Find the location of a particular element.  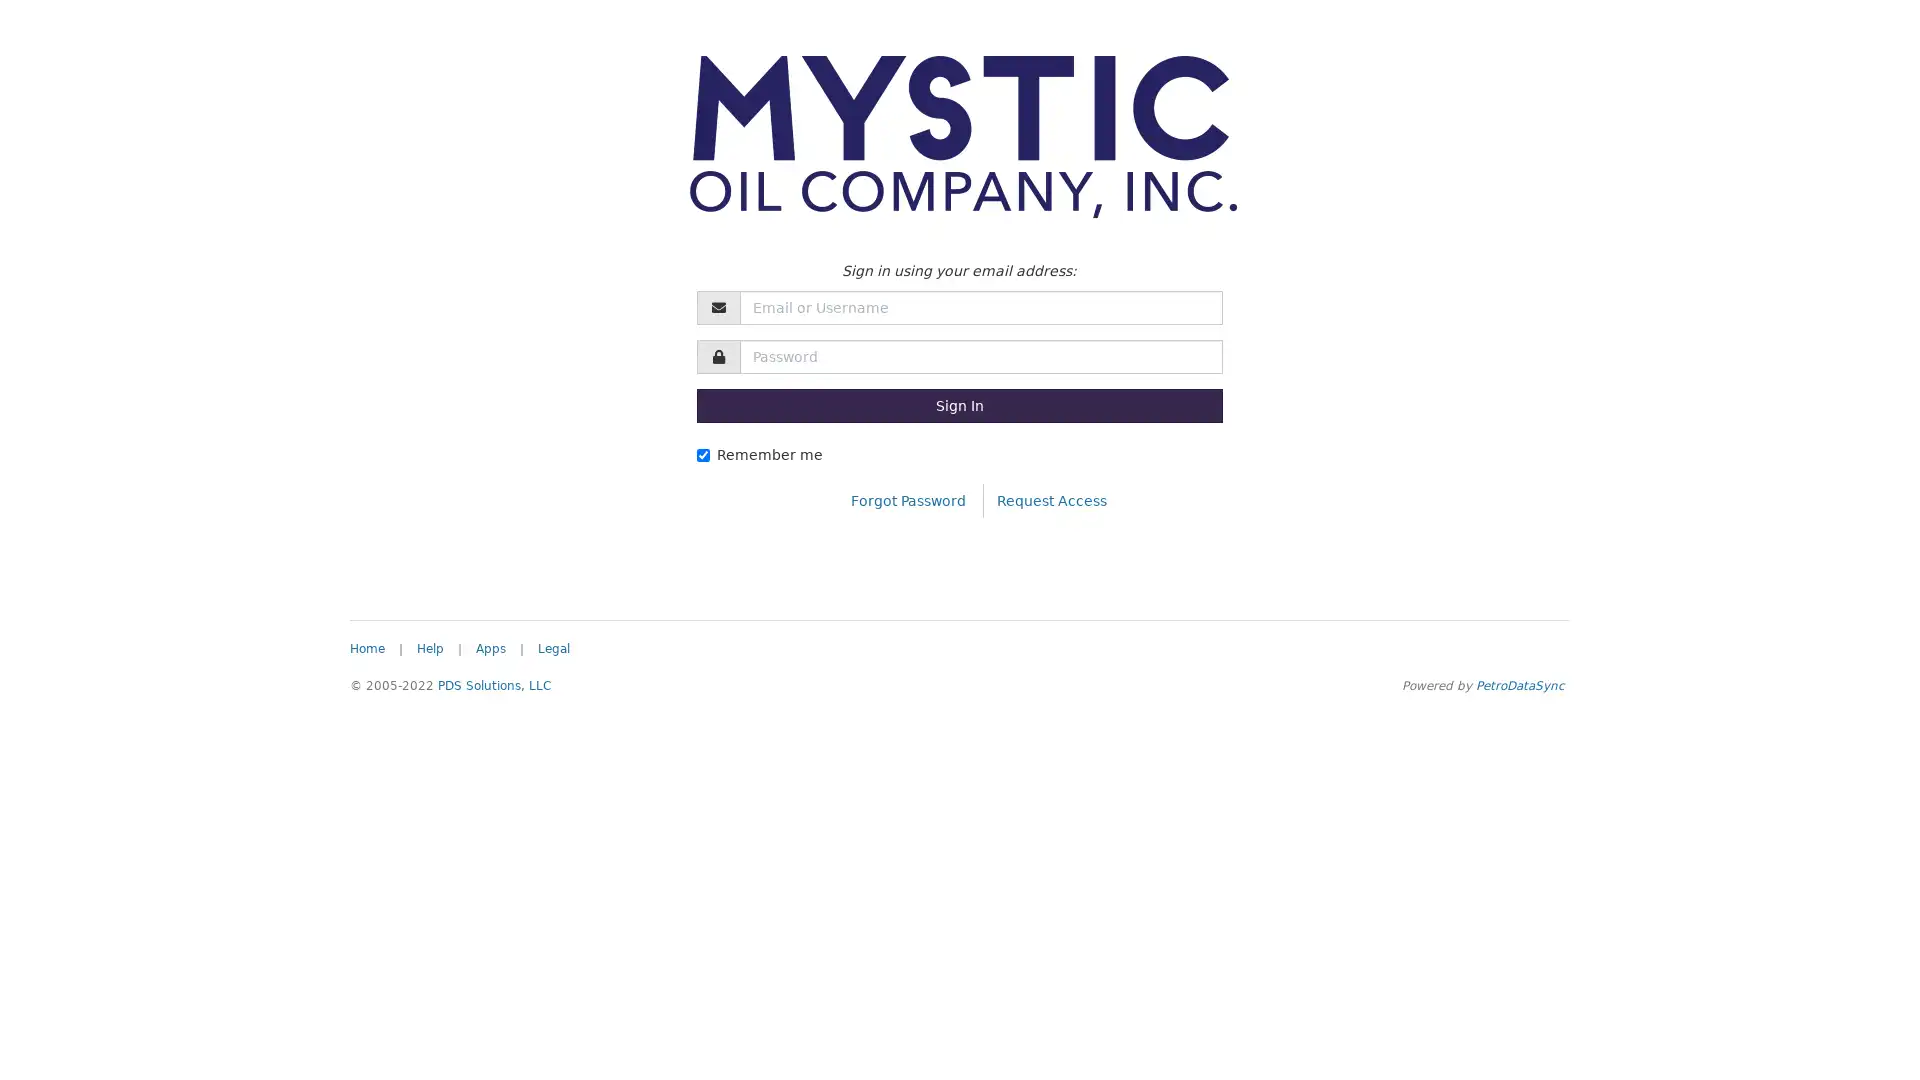

Forgot Password is located at coordinates (907, 499).